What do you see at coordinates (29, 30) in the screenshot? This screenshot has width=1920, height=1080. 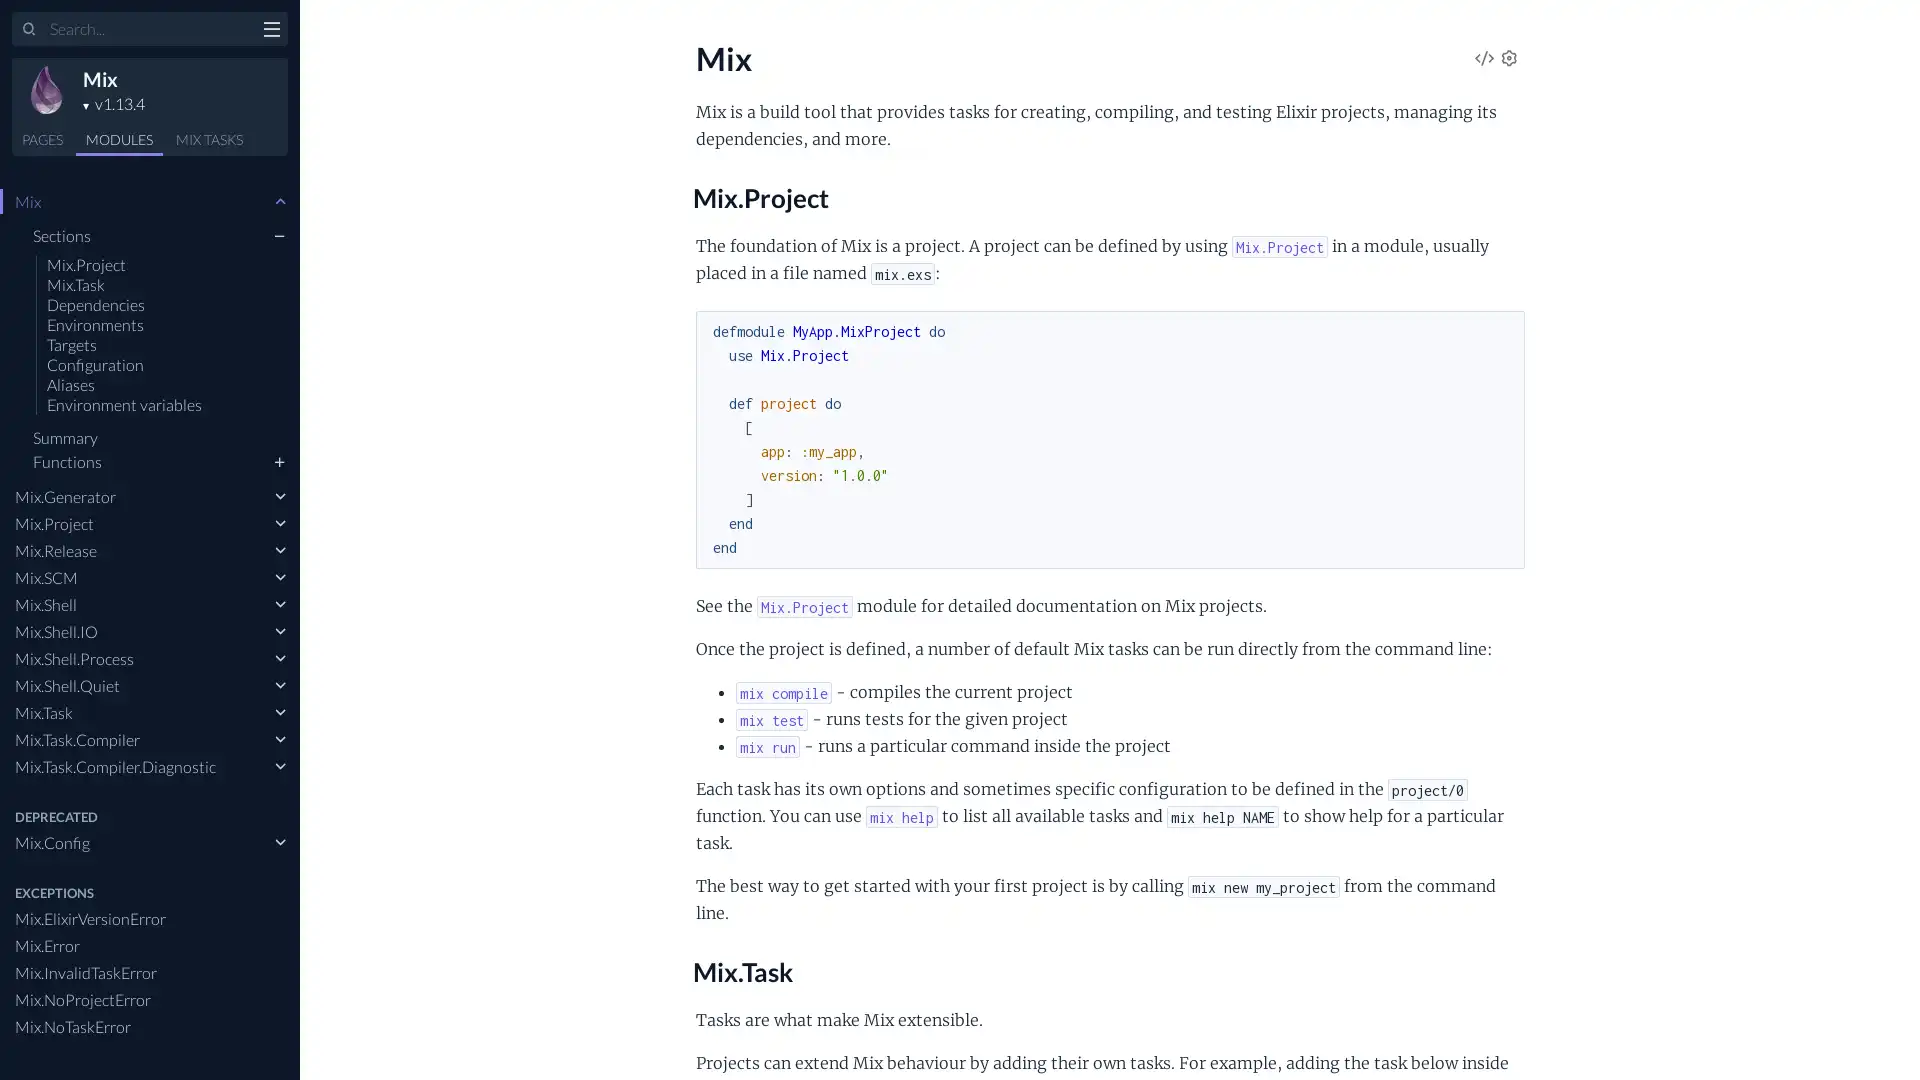 I see `Submit Search` at bounding box center [29, 30].